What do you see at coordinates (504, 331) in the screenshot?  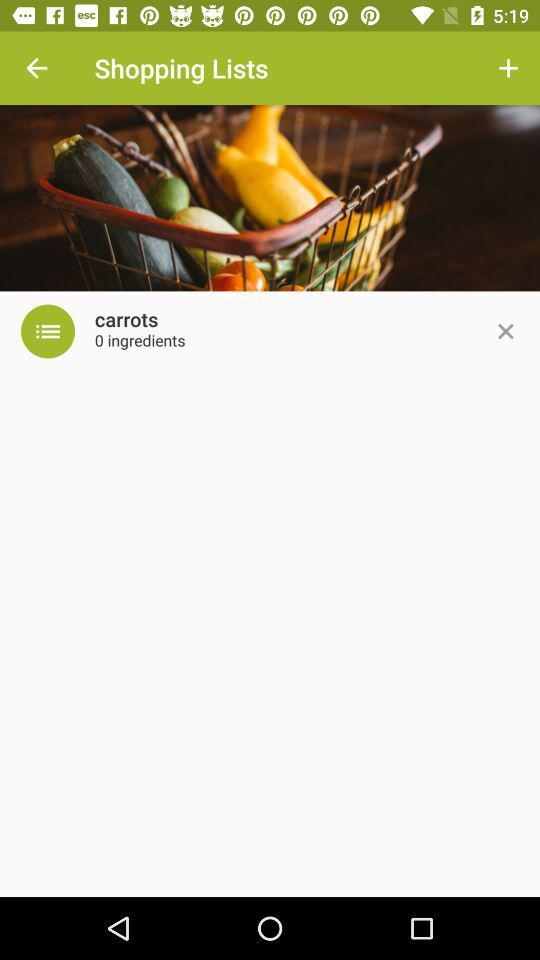 I see `the add` at bounding box center [504, 331].